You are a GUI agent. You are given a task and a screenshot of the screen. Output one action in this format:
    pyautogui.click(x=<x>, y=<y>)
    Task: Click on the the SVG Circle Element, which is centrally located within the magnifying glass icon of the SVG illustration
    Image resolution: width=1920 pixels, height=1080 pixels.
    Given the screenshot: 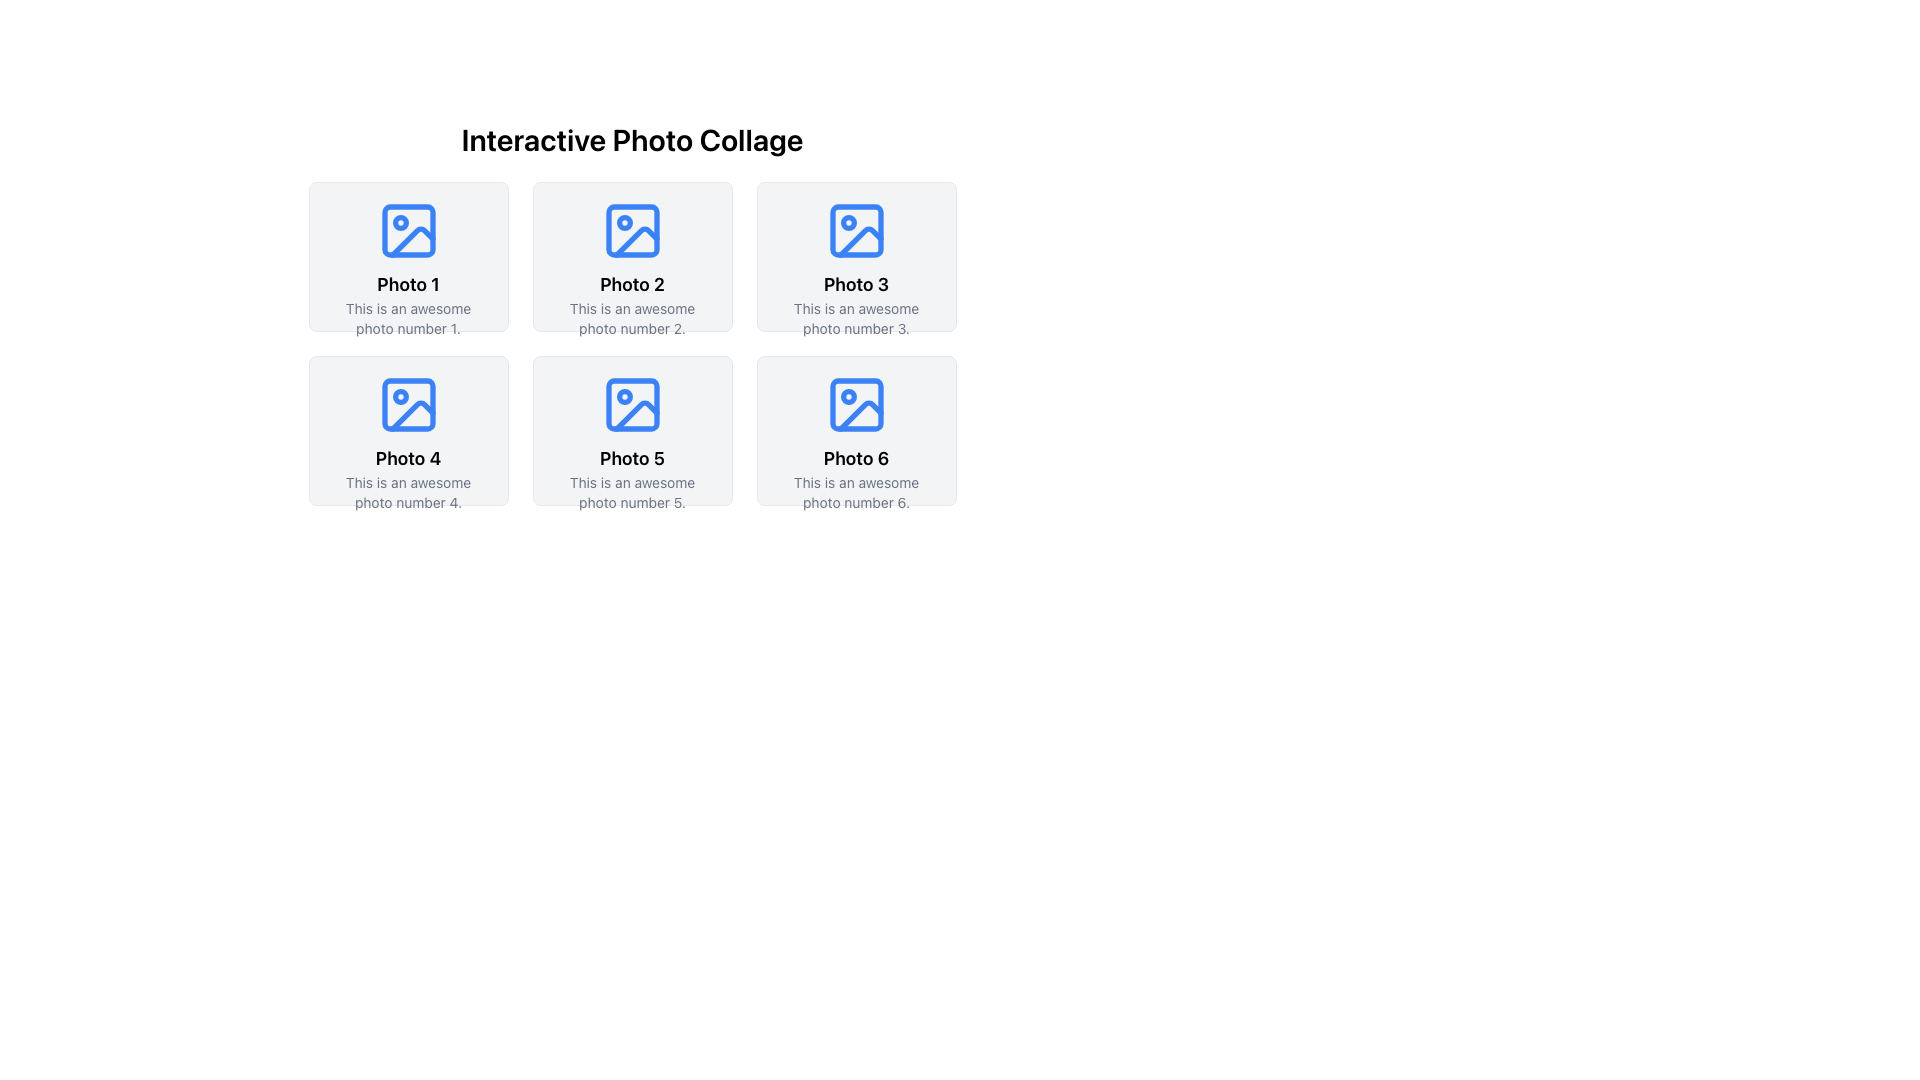 What is the action you would take?
    pyautogui.click(x=855, y=255)
    